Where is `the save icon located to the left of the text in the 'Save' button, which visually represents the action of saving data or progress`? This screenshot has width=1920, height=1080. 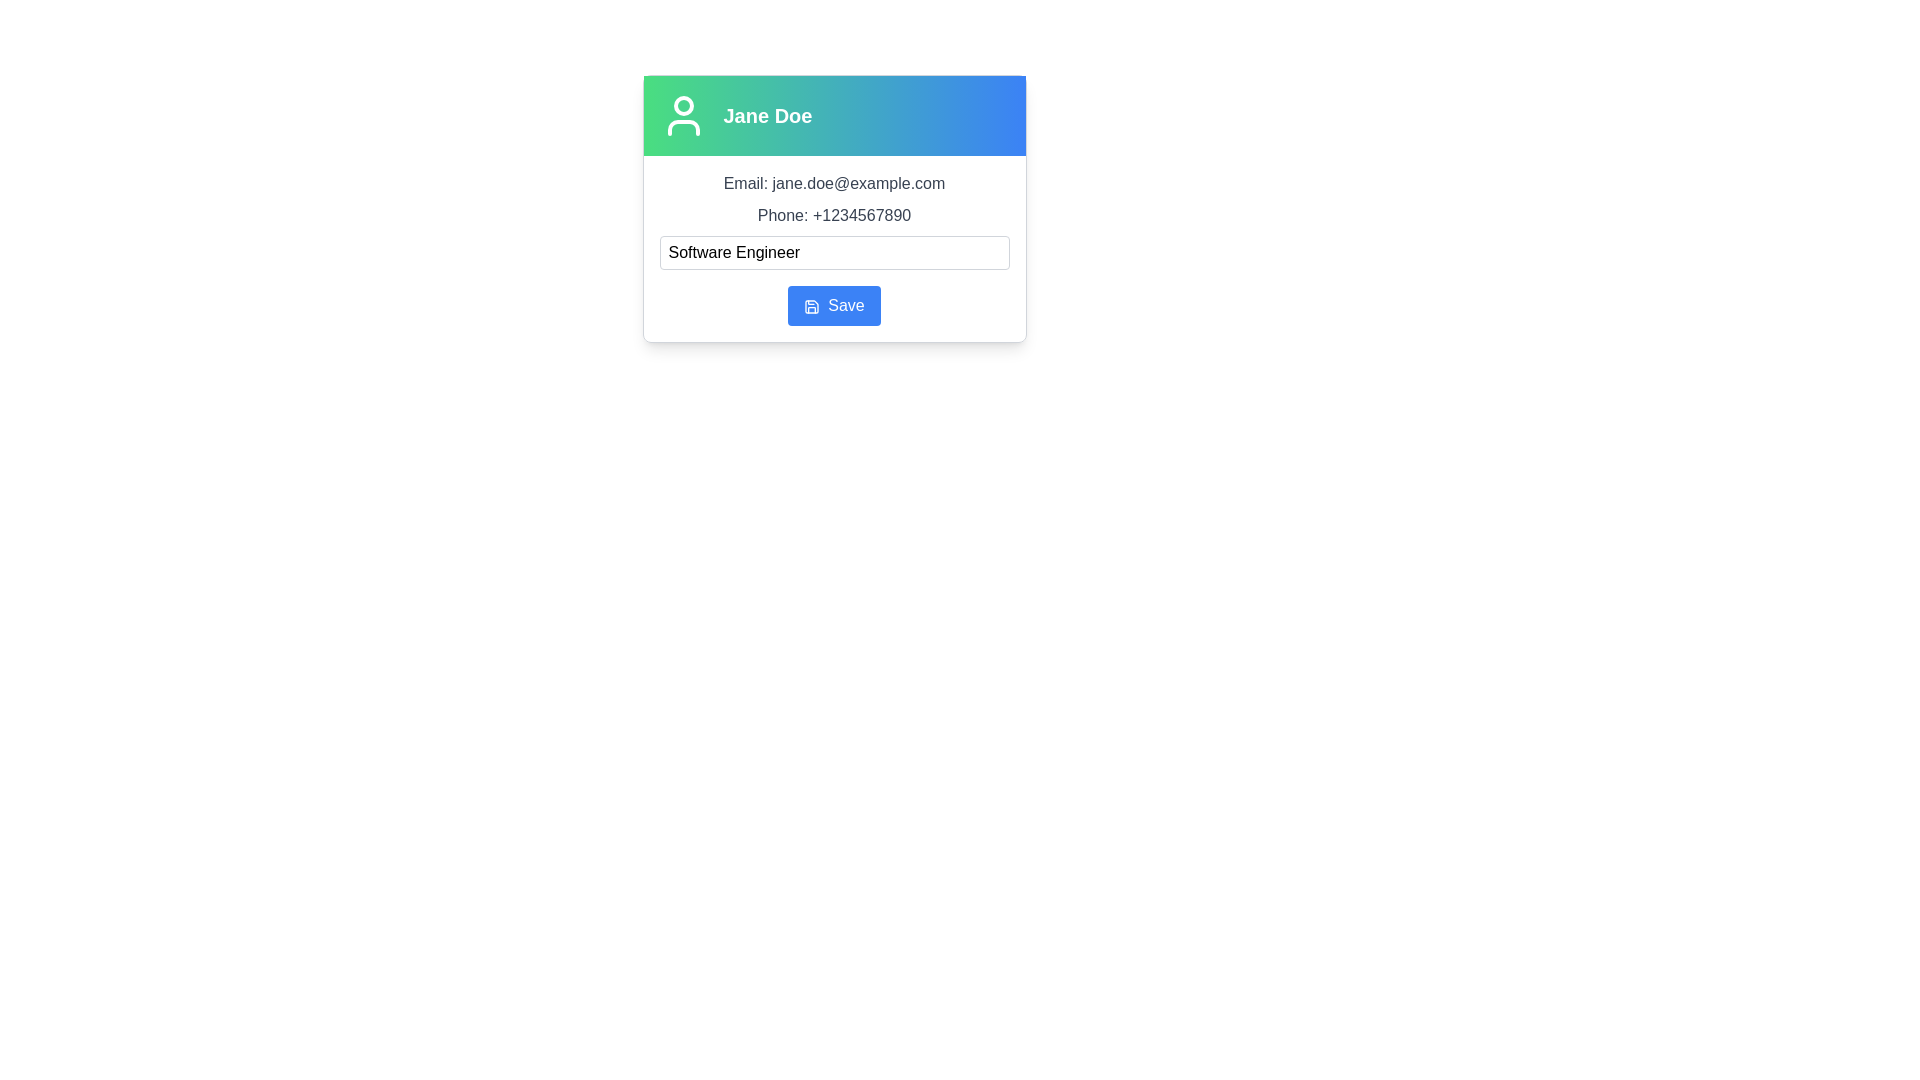
the save icon located to the left of the text in the 'Save' button, which visually represents the action of saving data or progress is located at coordinates (812, 306).